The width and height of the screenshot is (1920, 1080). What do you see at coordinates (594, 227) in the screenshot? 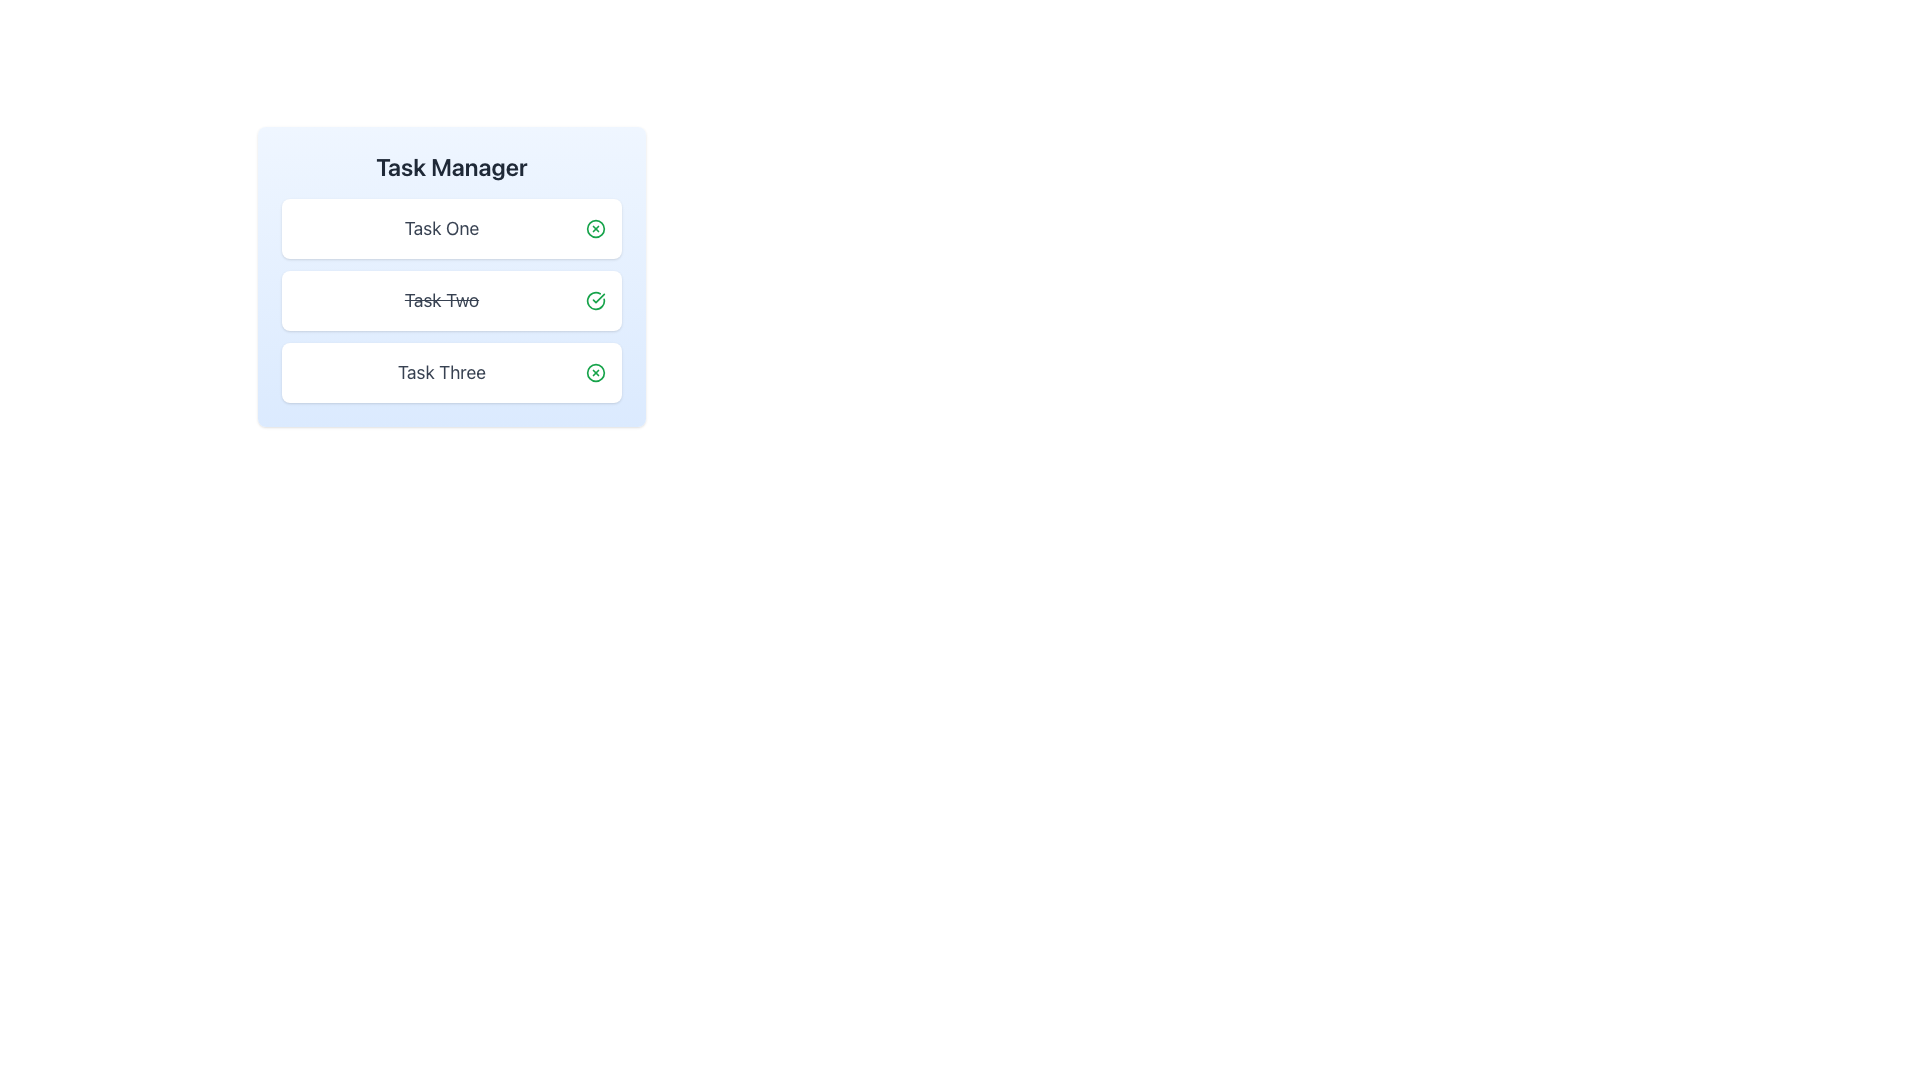
I see `the green icon button located at the right edge of the 'Task One' panel` at bounding box center [594, 227].